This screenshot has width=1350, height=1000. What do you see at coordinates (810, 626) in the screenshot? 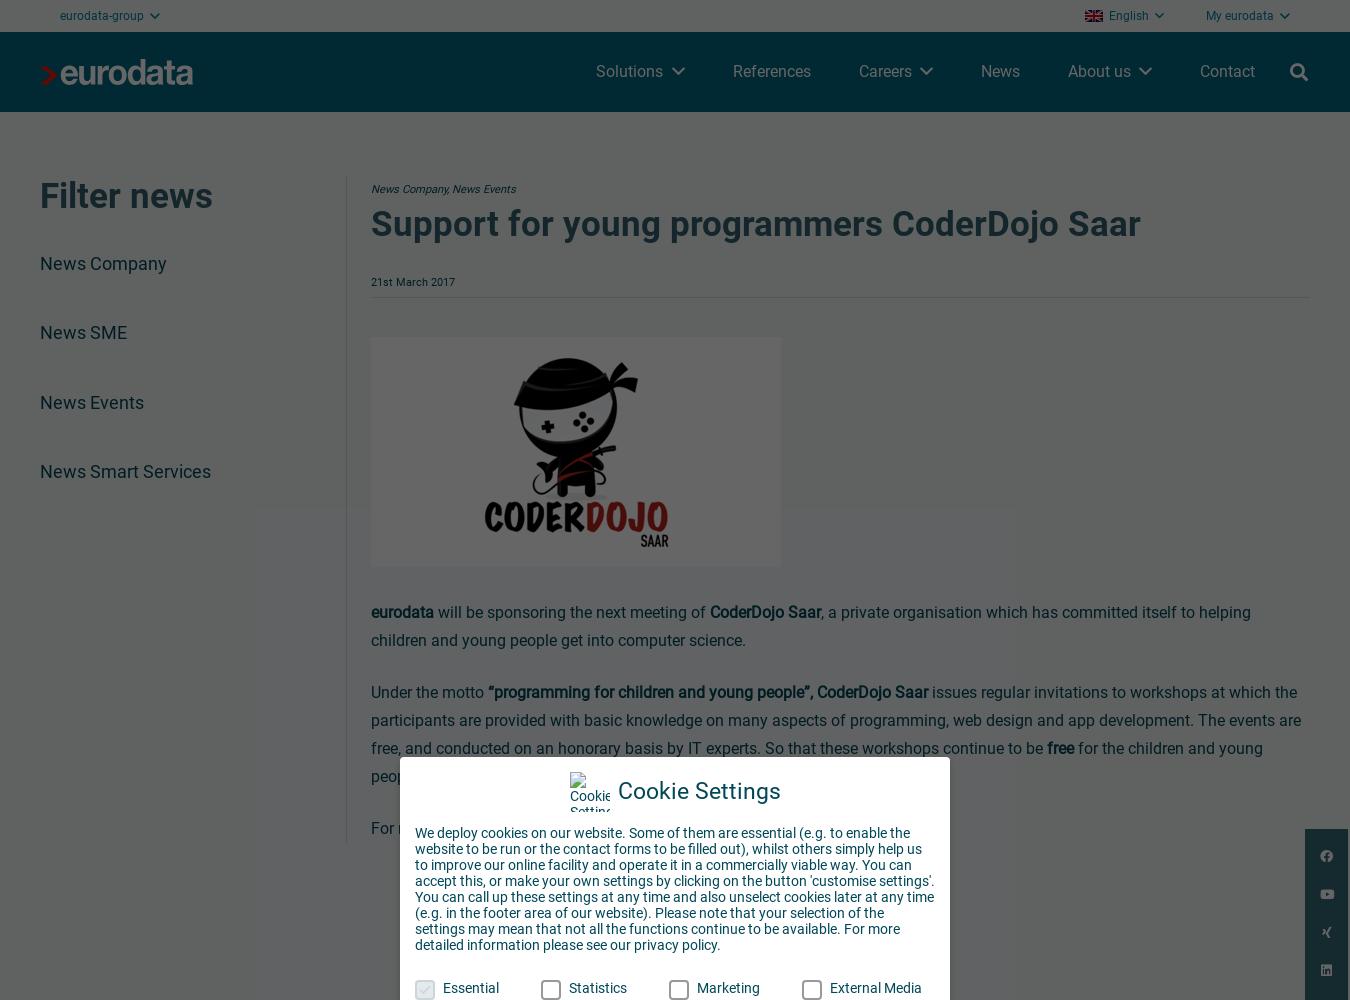
I see `', a private organisation which has committed itself to helping children and young people get into computer science.'` at bounding box center [810, 626].